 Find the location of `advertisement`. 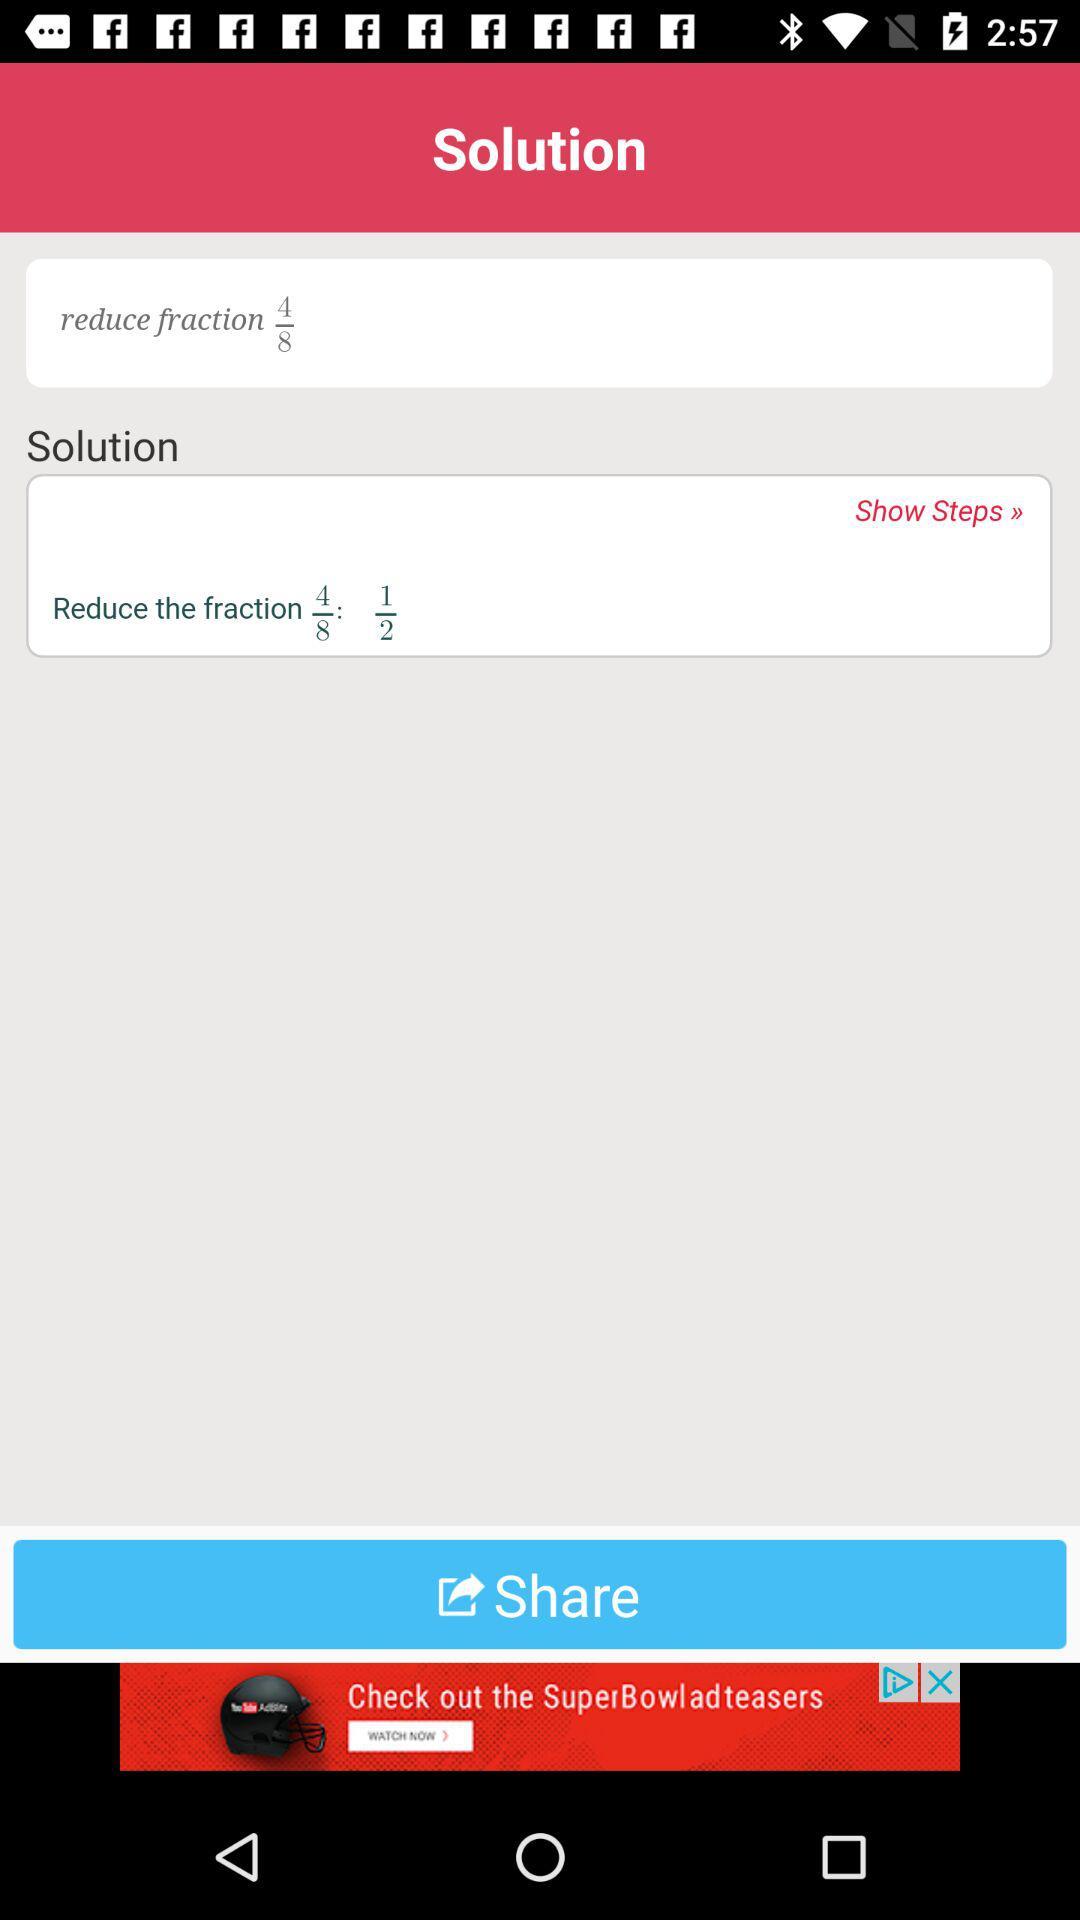

advertisement is located at coordinates (540, 1727).